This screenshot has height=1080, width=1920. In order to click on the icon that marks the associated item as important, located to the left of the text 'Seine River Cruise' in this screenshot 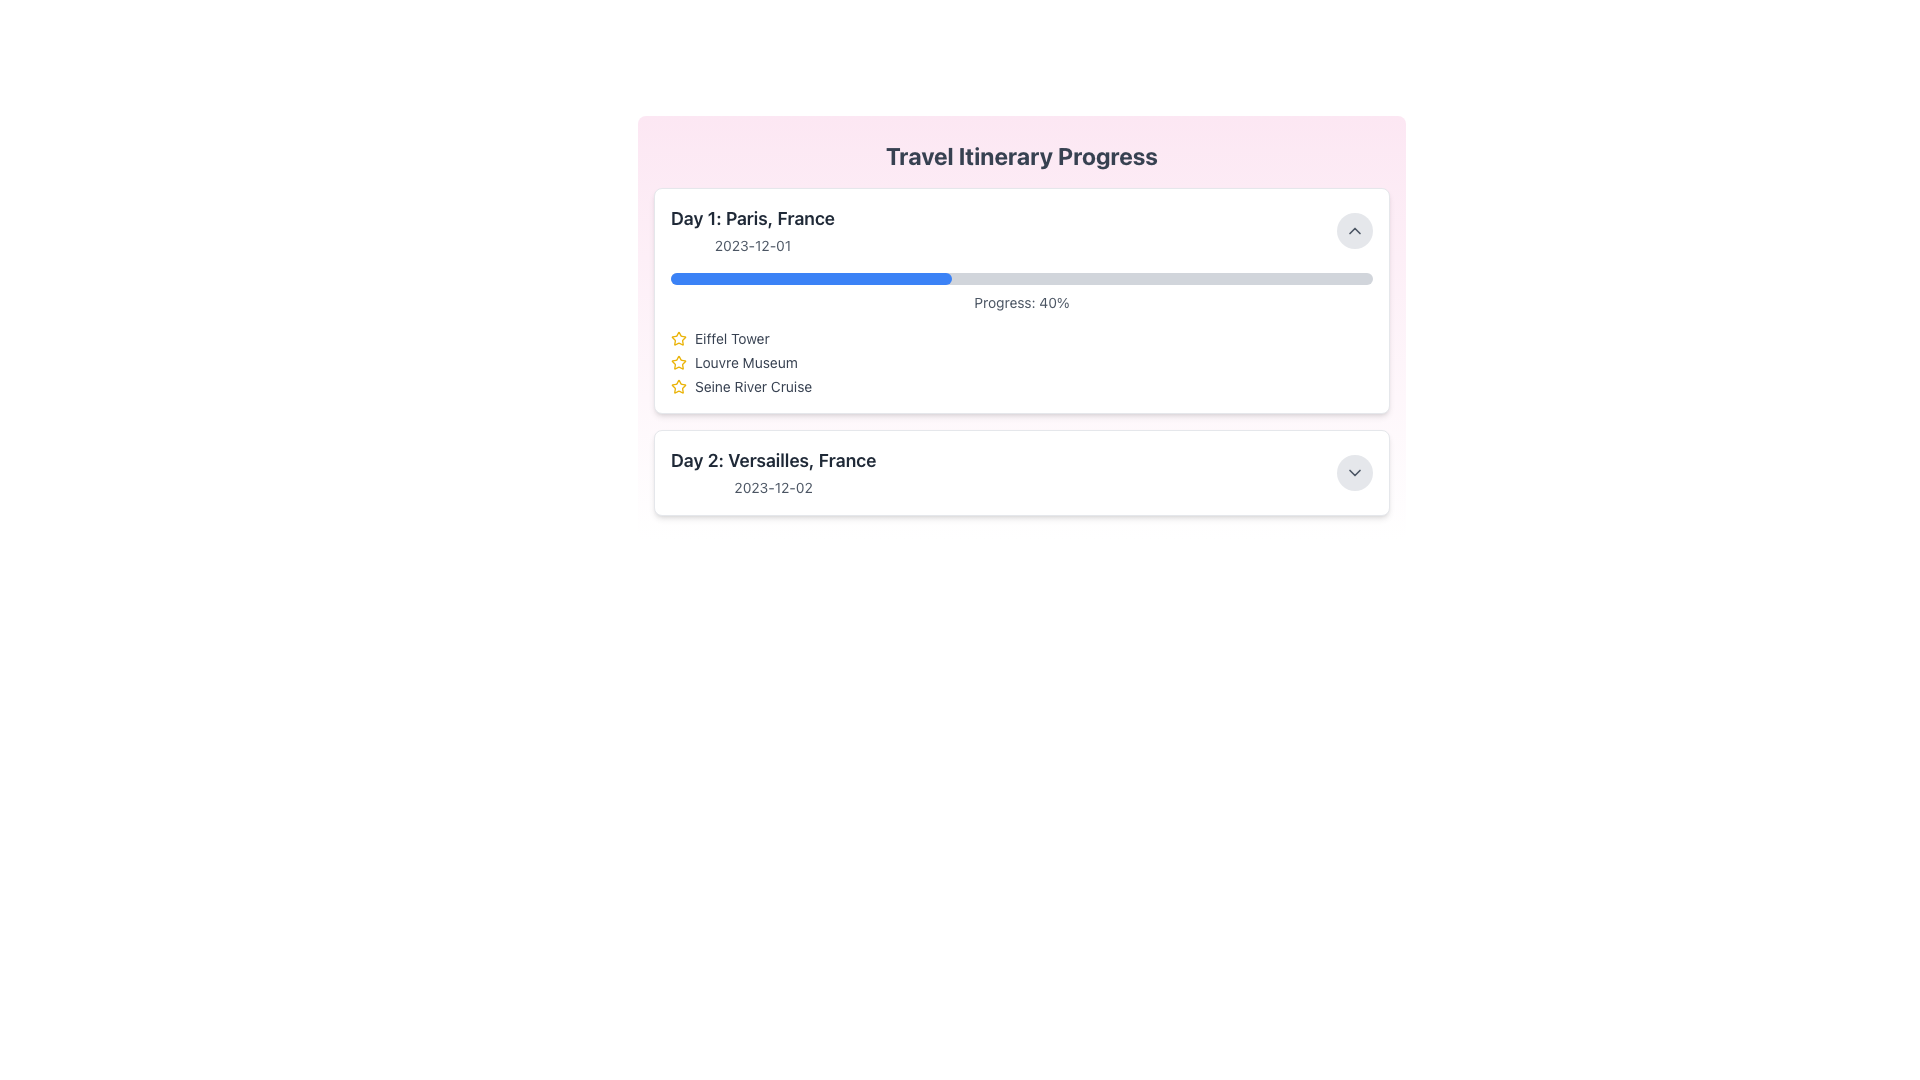, I will do `click(678, 386)`.